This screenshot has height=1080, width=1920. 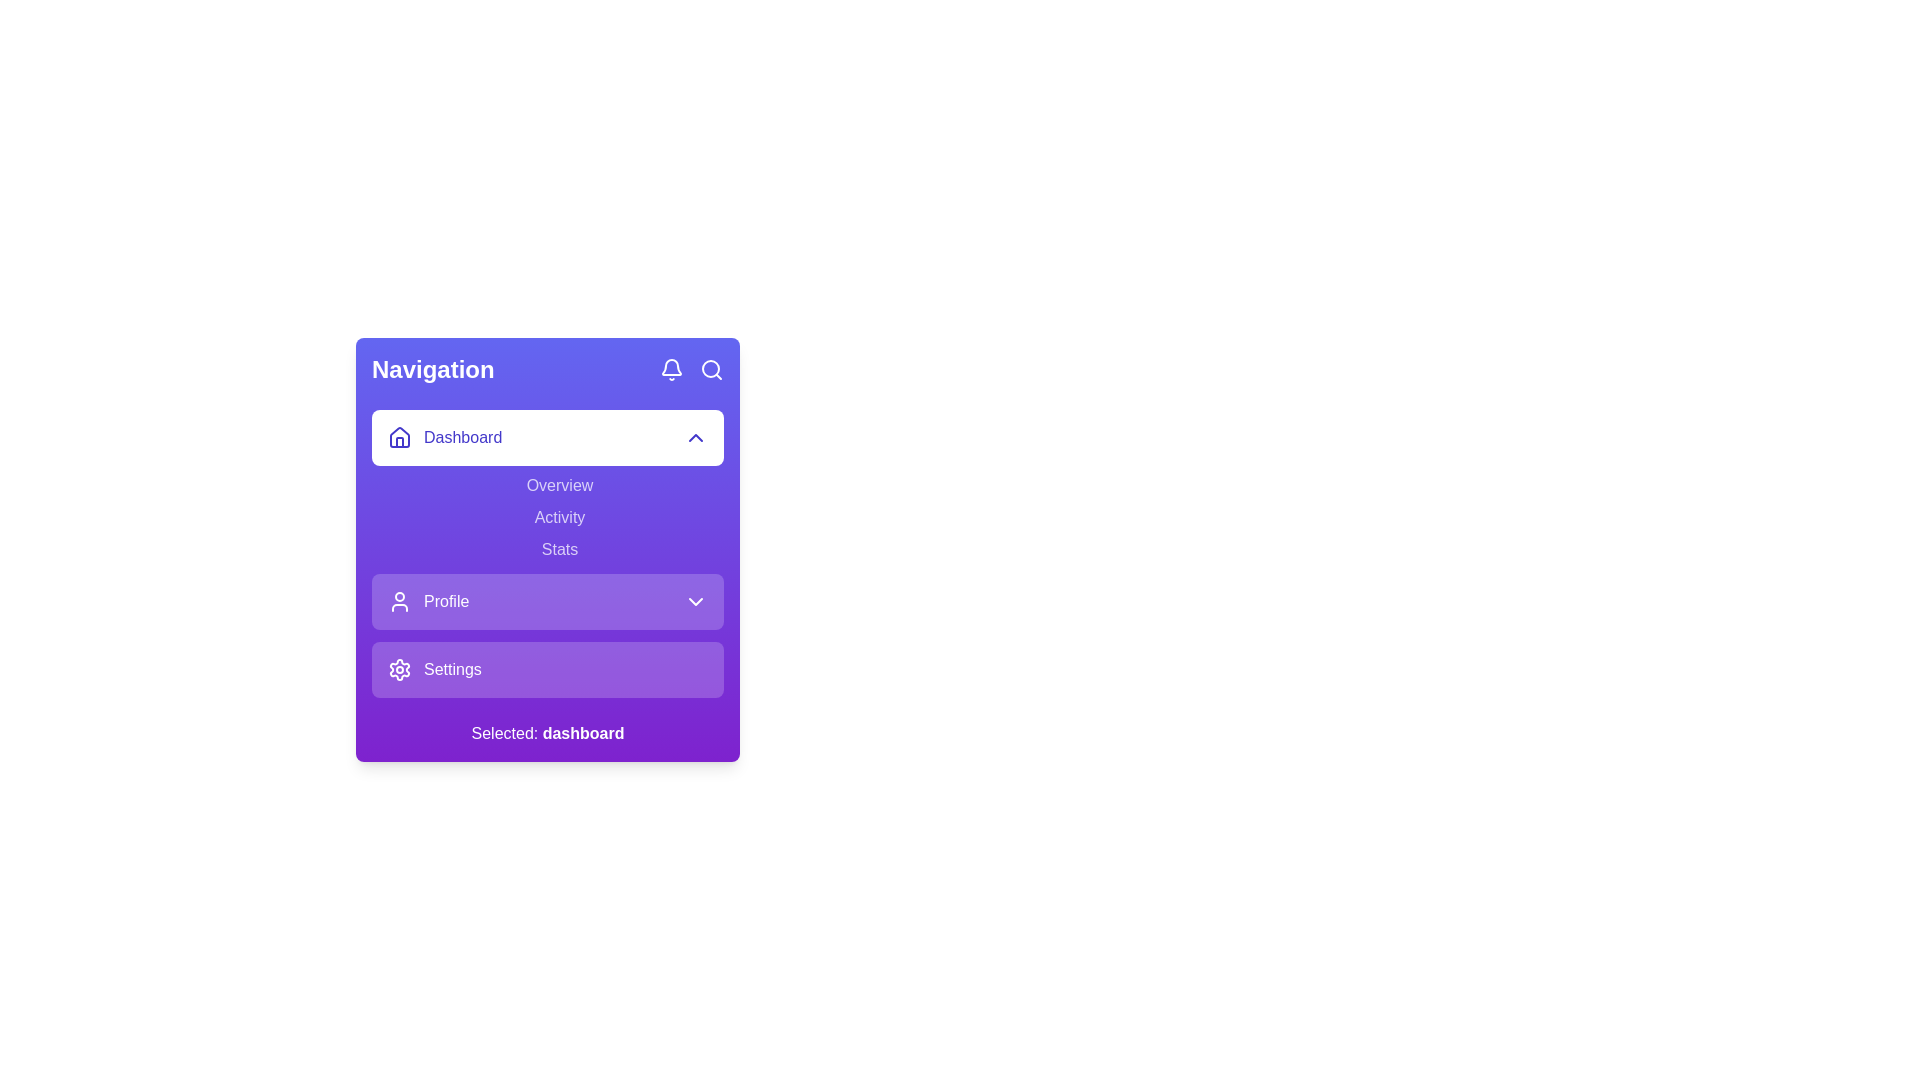 What do you see at coordinates (547, 437) in the screenshot?
I see `the first navigation item in the left-side navigation panel labeled 'Navigation'` at bounding box center [547, 437].